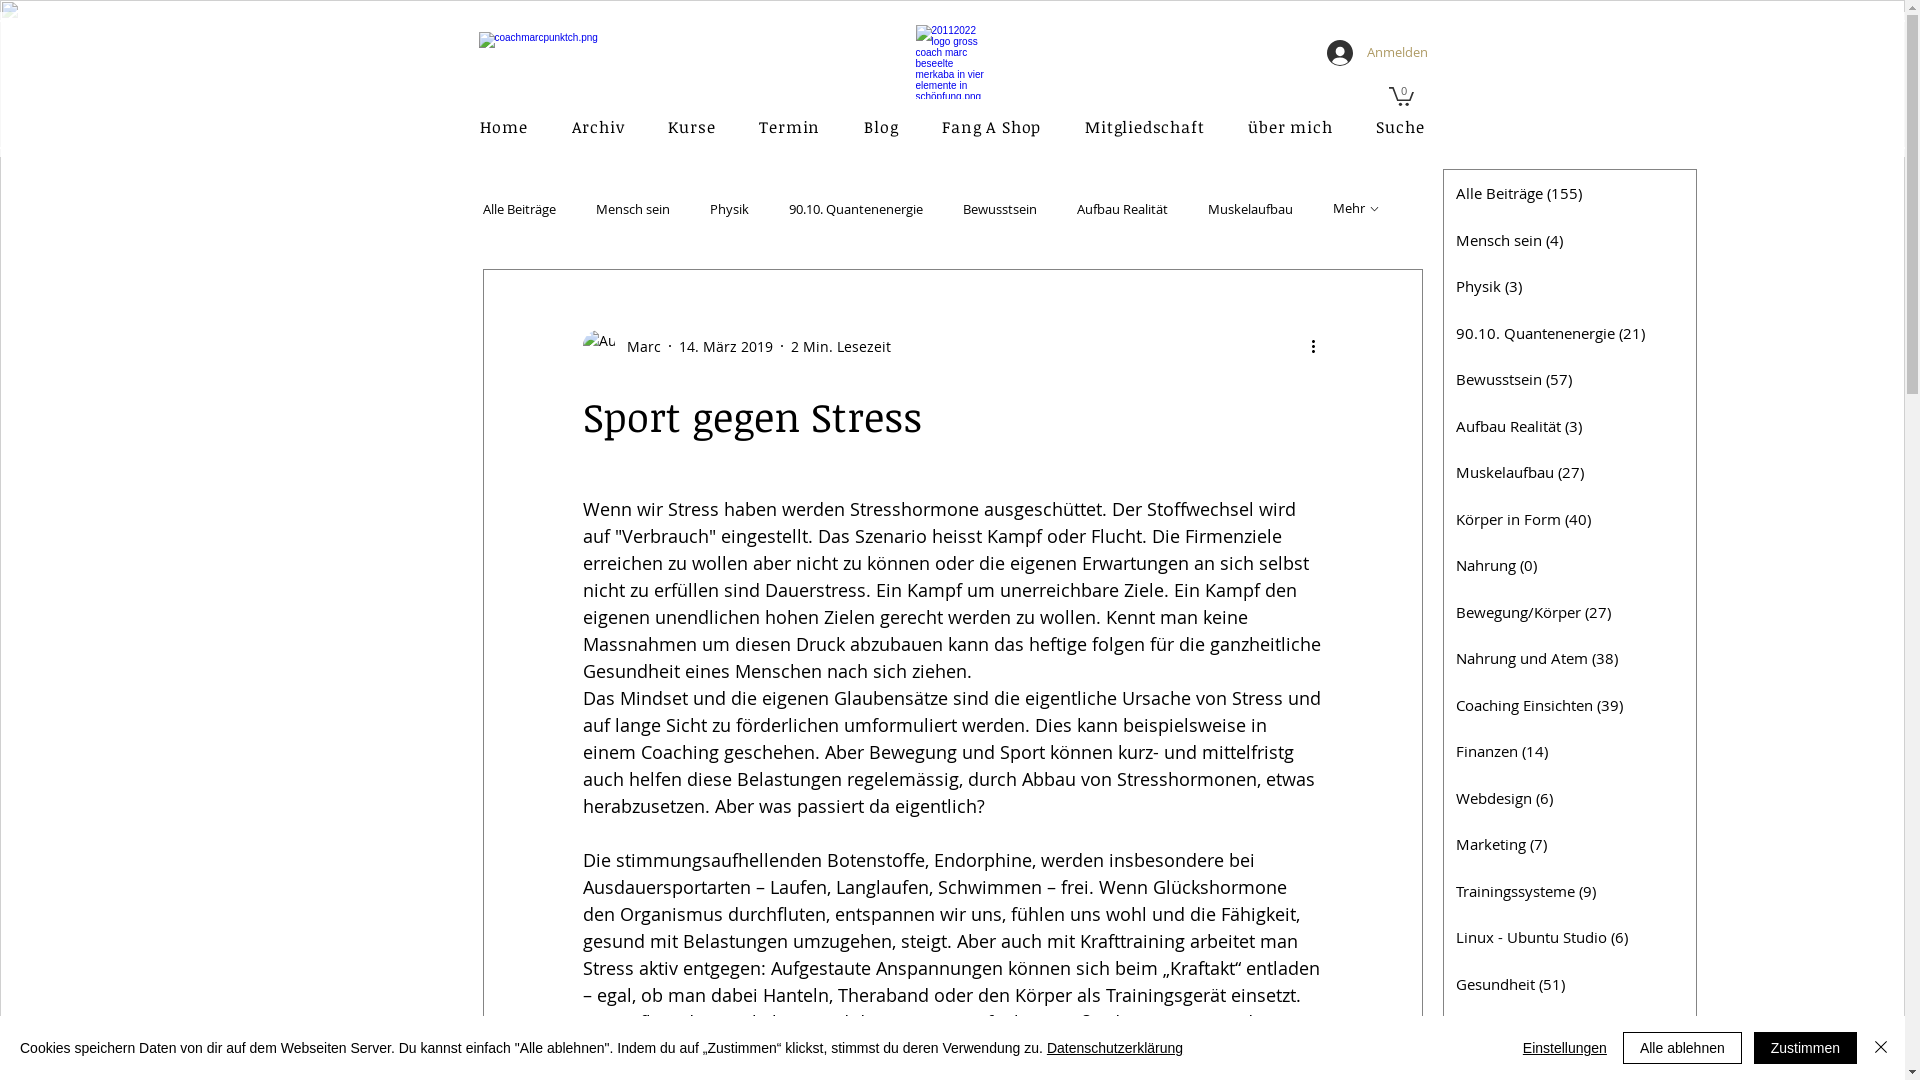  What do you see at coordinates (998, 208) in the screenshot?
I see `'Bewusstsein'` at bounding box center [998, 208].